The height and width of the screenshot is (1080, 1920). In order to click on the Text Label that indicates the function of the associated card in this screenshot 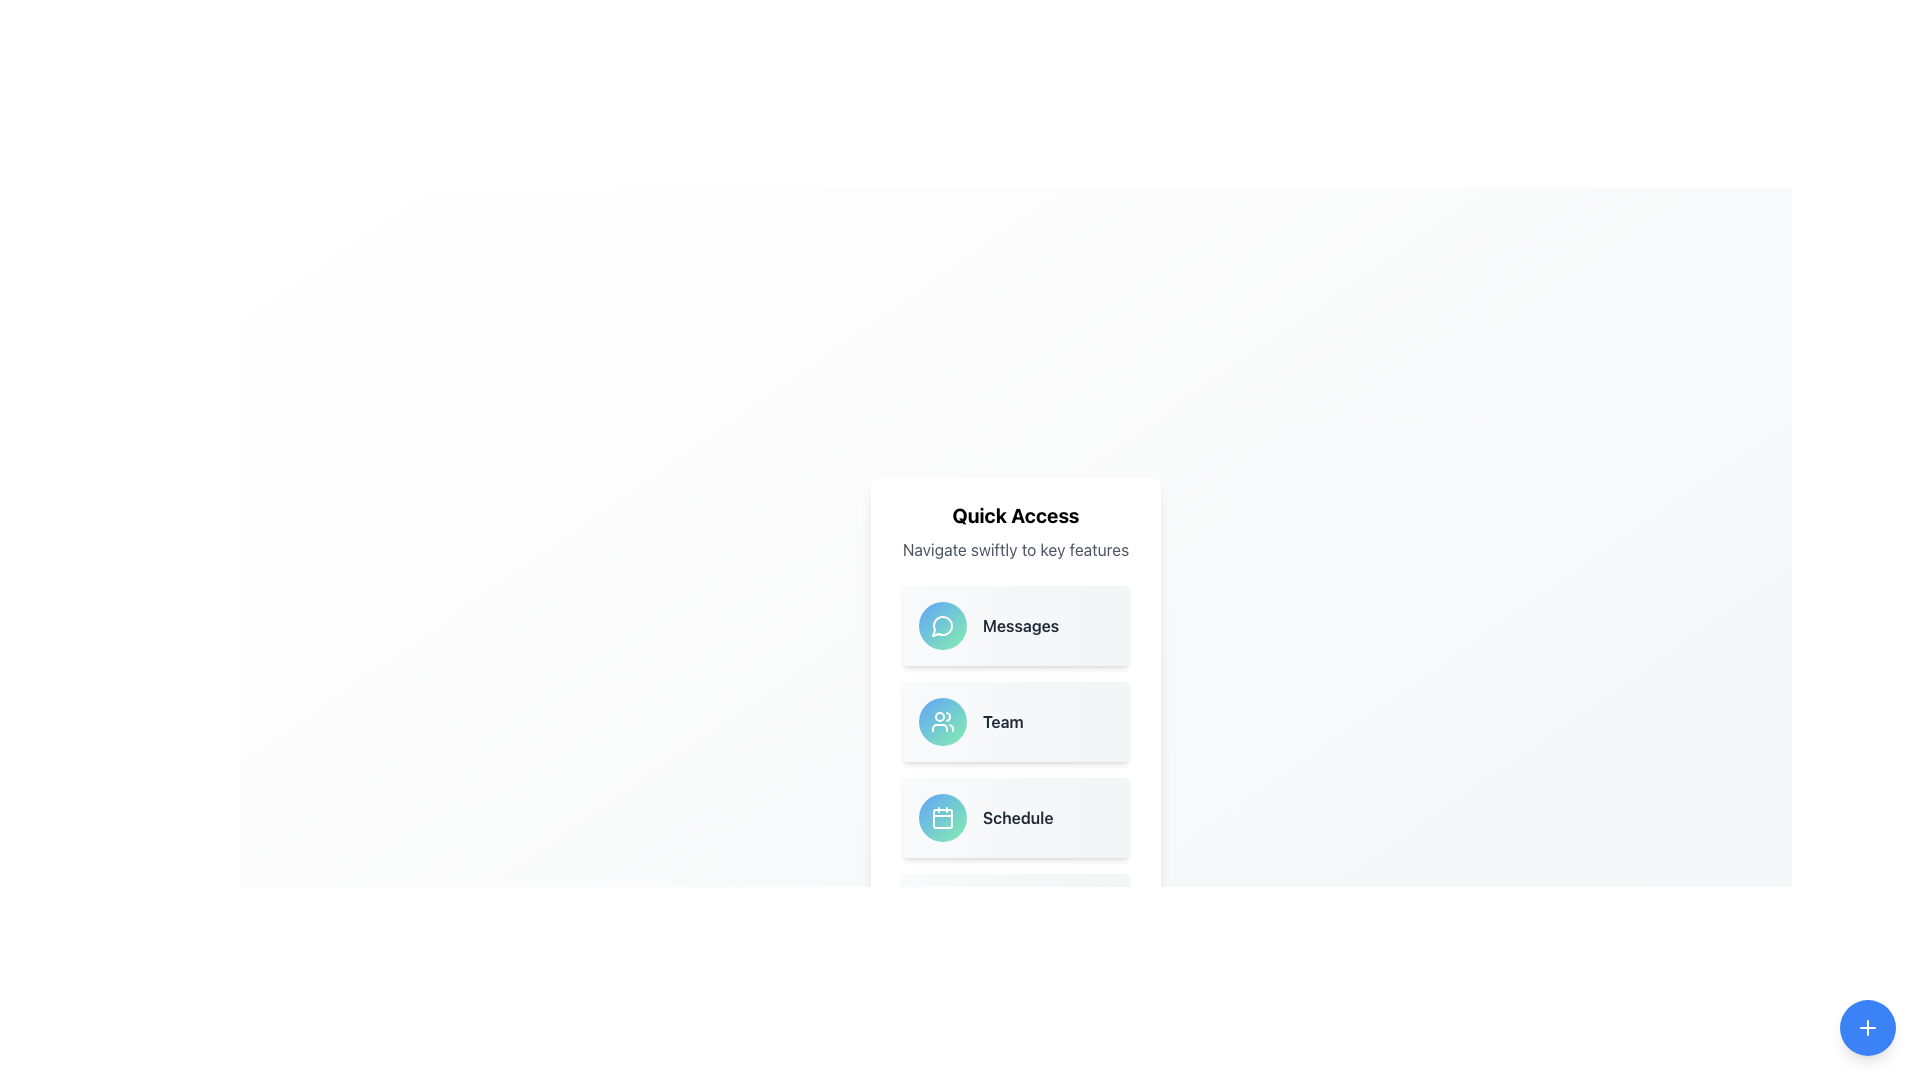, I will do `click(1021, 624)`.